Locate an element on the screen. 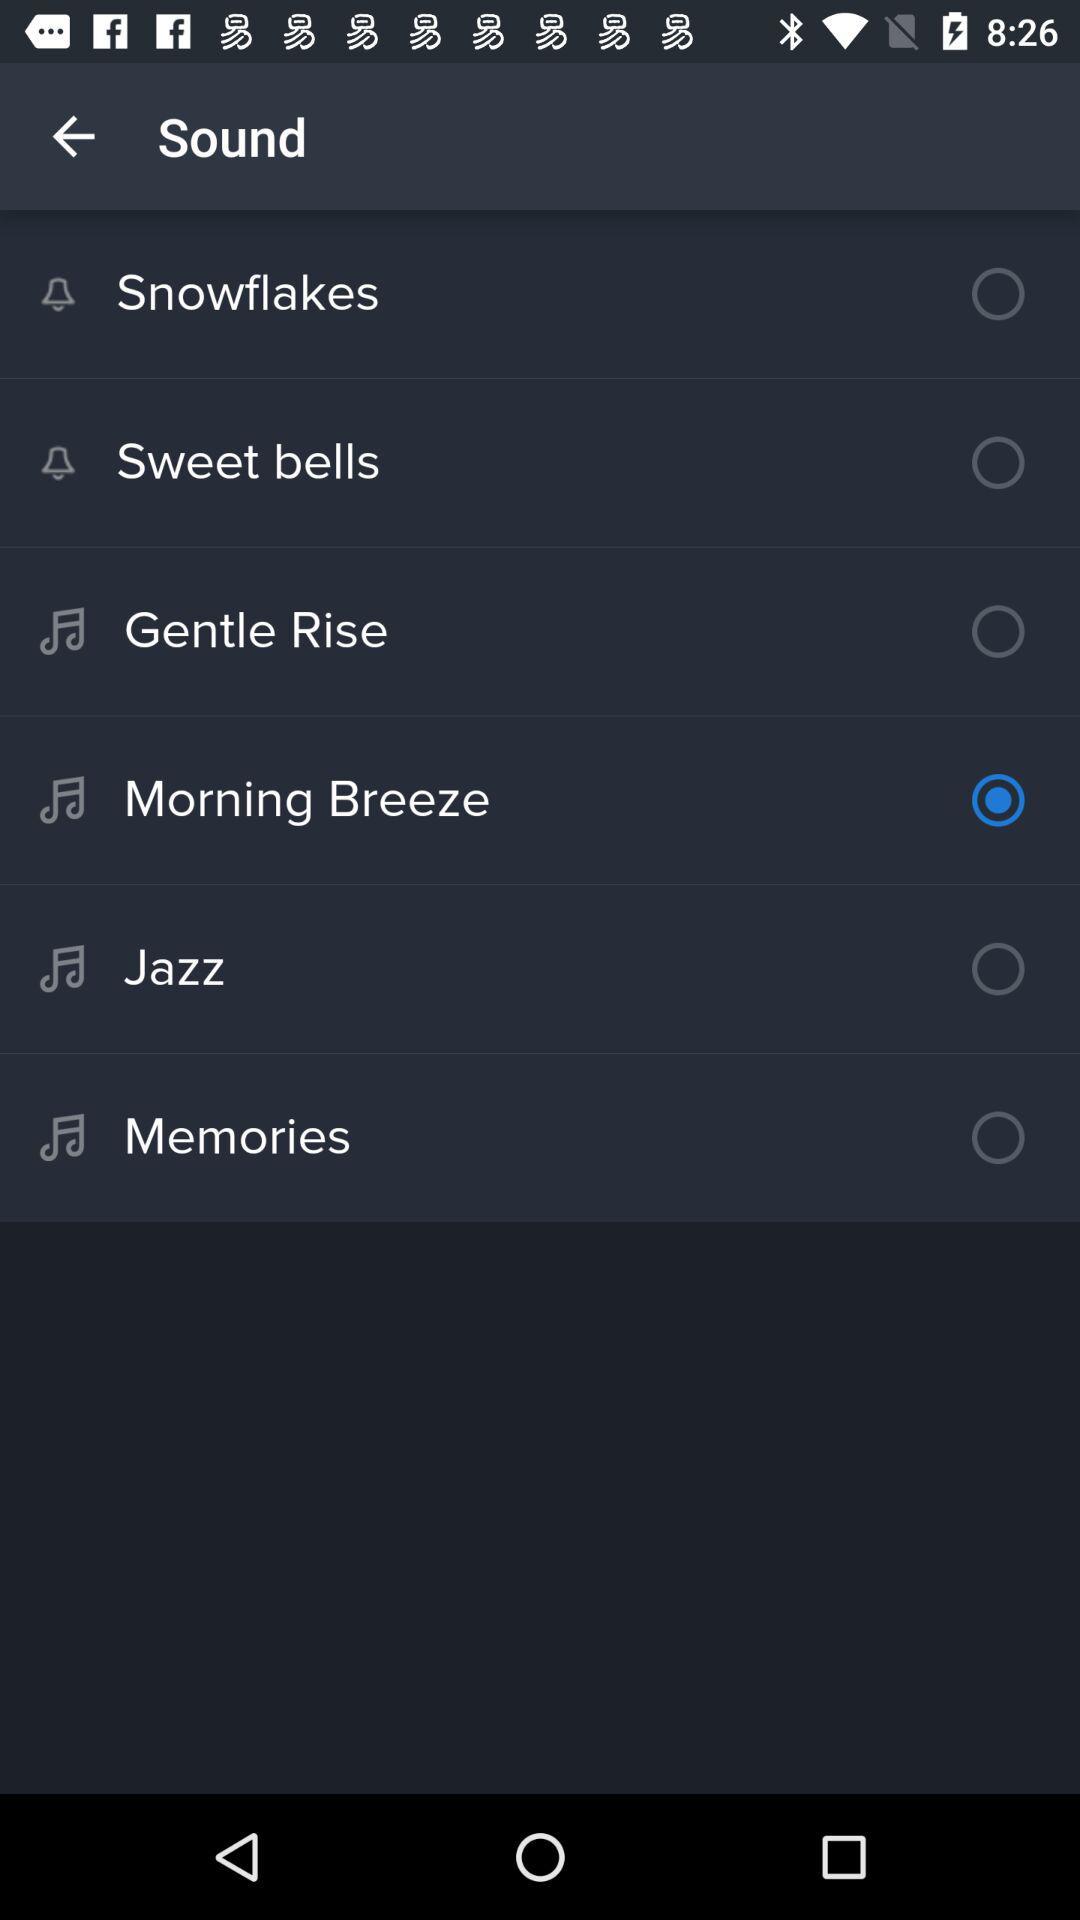 The height and width of the screenshot is (1920, 1080). the snowflakes item is located at coordinates (540, 292).